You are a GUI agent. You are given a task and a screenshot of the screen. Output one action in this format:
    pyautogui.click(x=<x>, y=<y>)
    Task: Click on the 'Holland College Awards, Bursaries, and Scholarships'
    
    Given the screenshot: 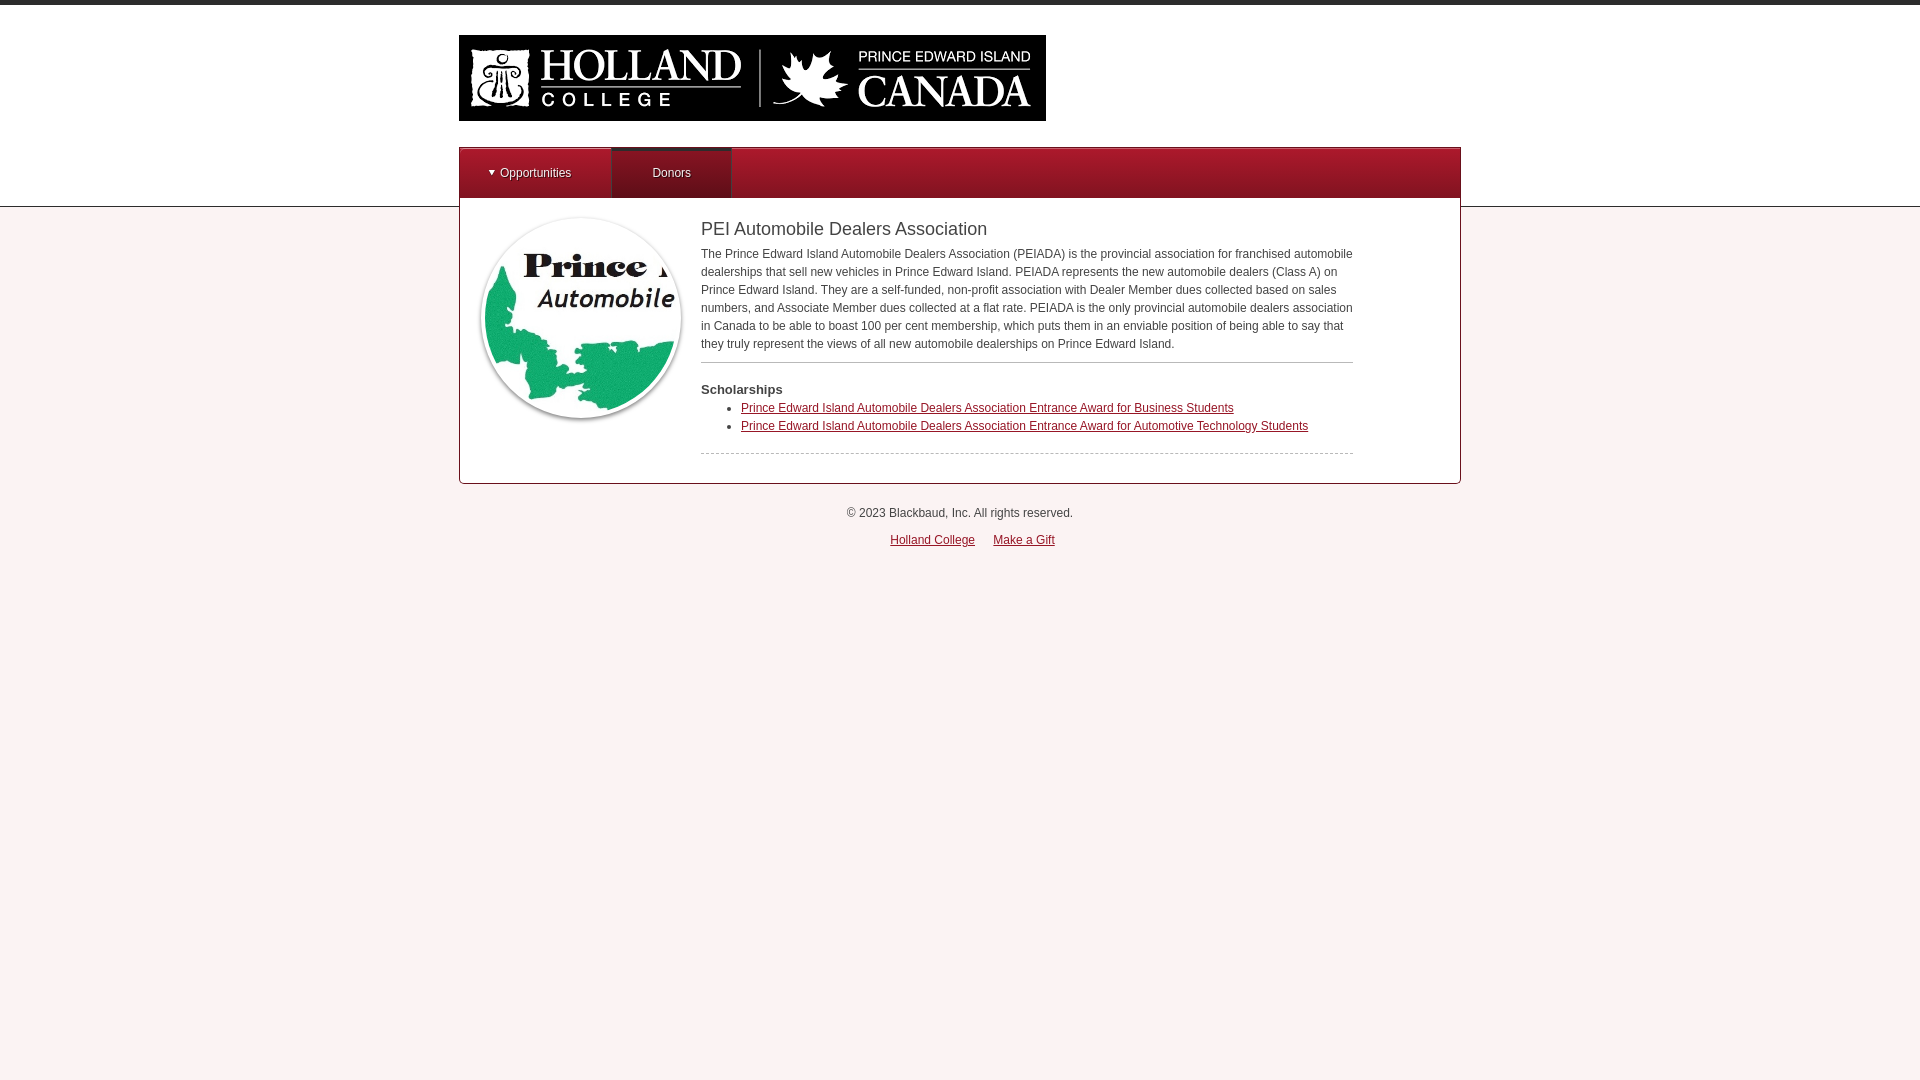 What is the action you would take?
    pyautogui.click(x=751, y=76)
    